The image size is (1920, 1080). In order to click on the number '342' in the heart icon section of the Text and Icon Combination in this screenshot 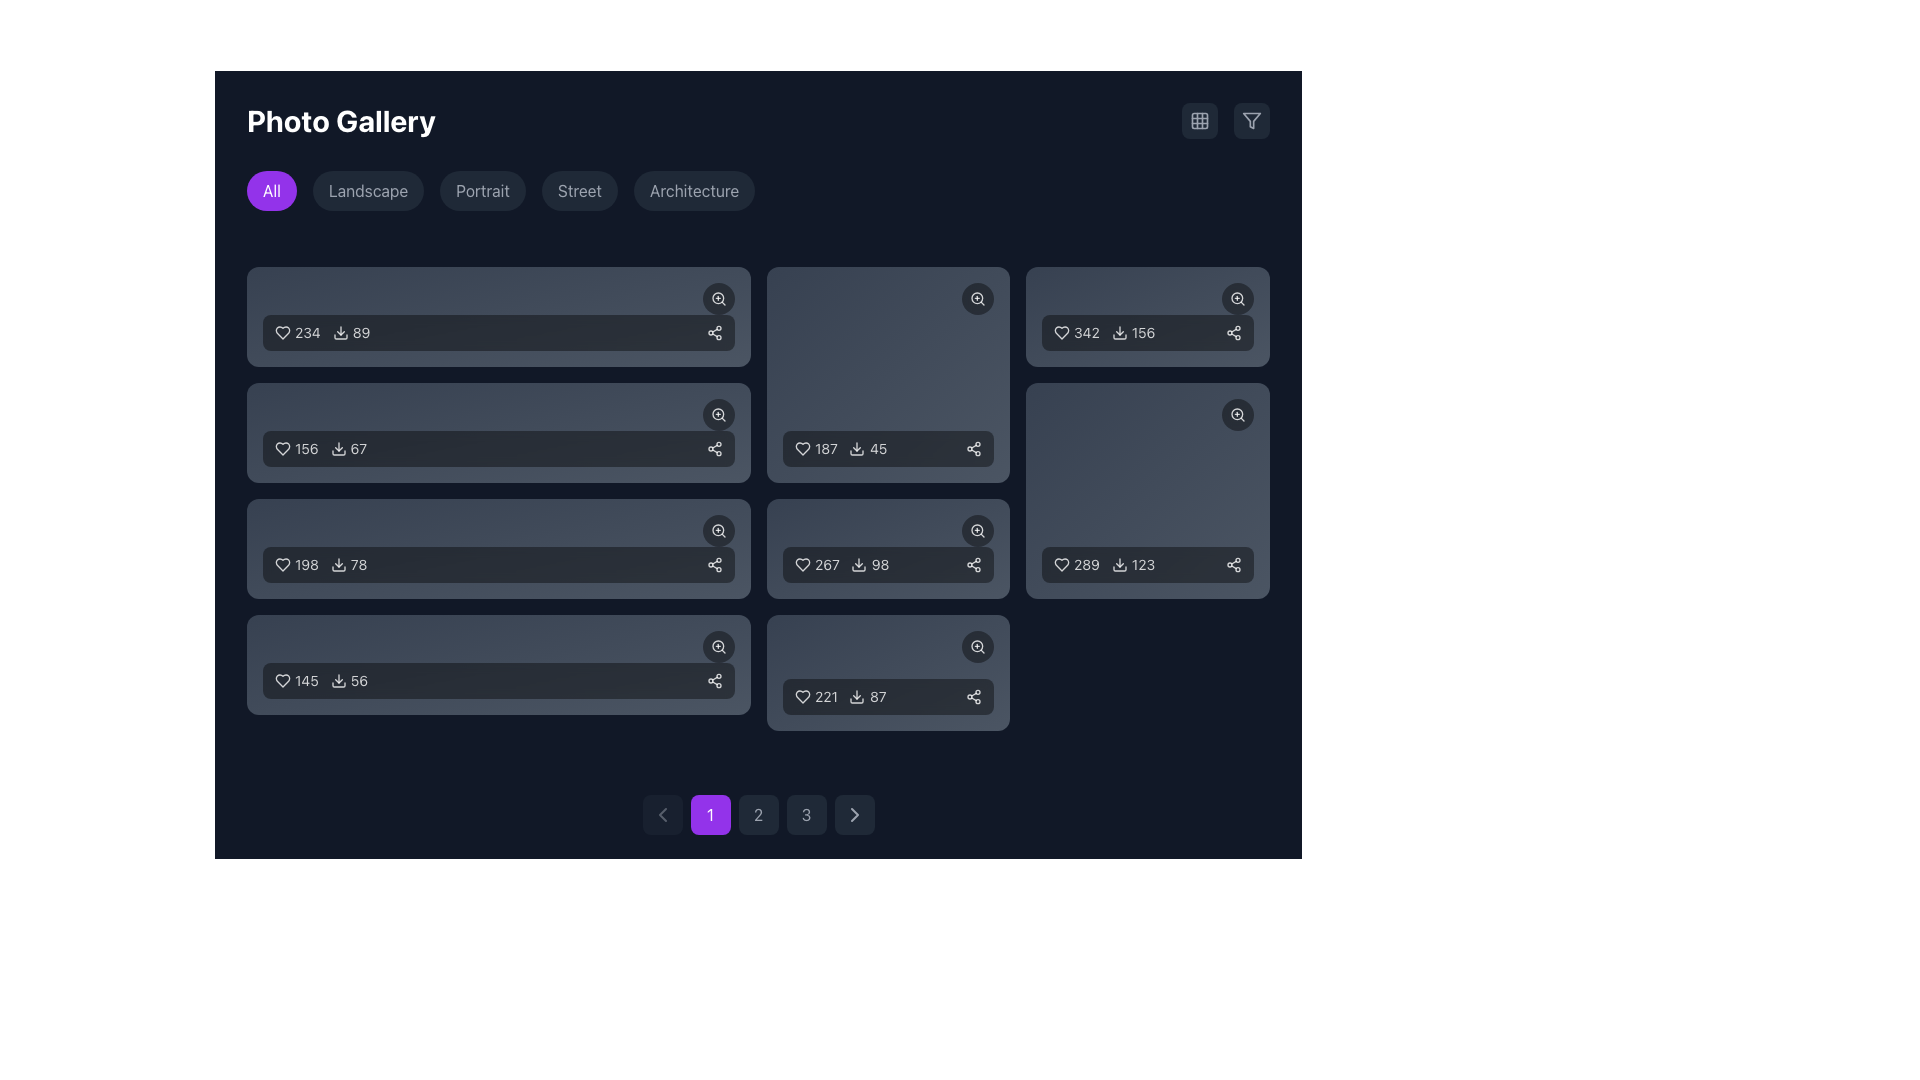, I will do `click(1103, 331)`.